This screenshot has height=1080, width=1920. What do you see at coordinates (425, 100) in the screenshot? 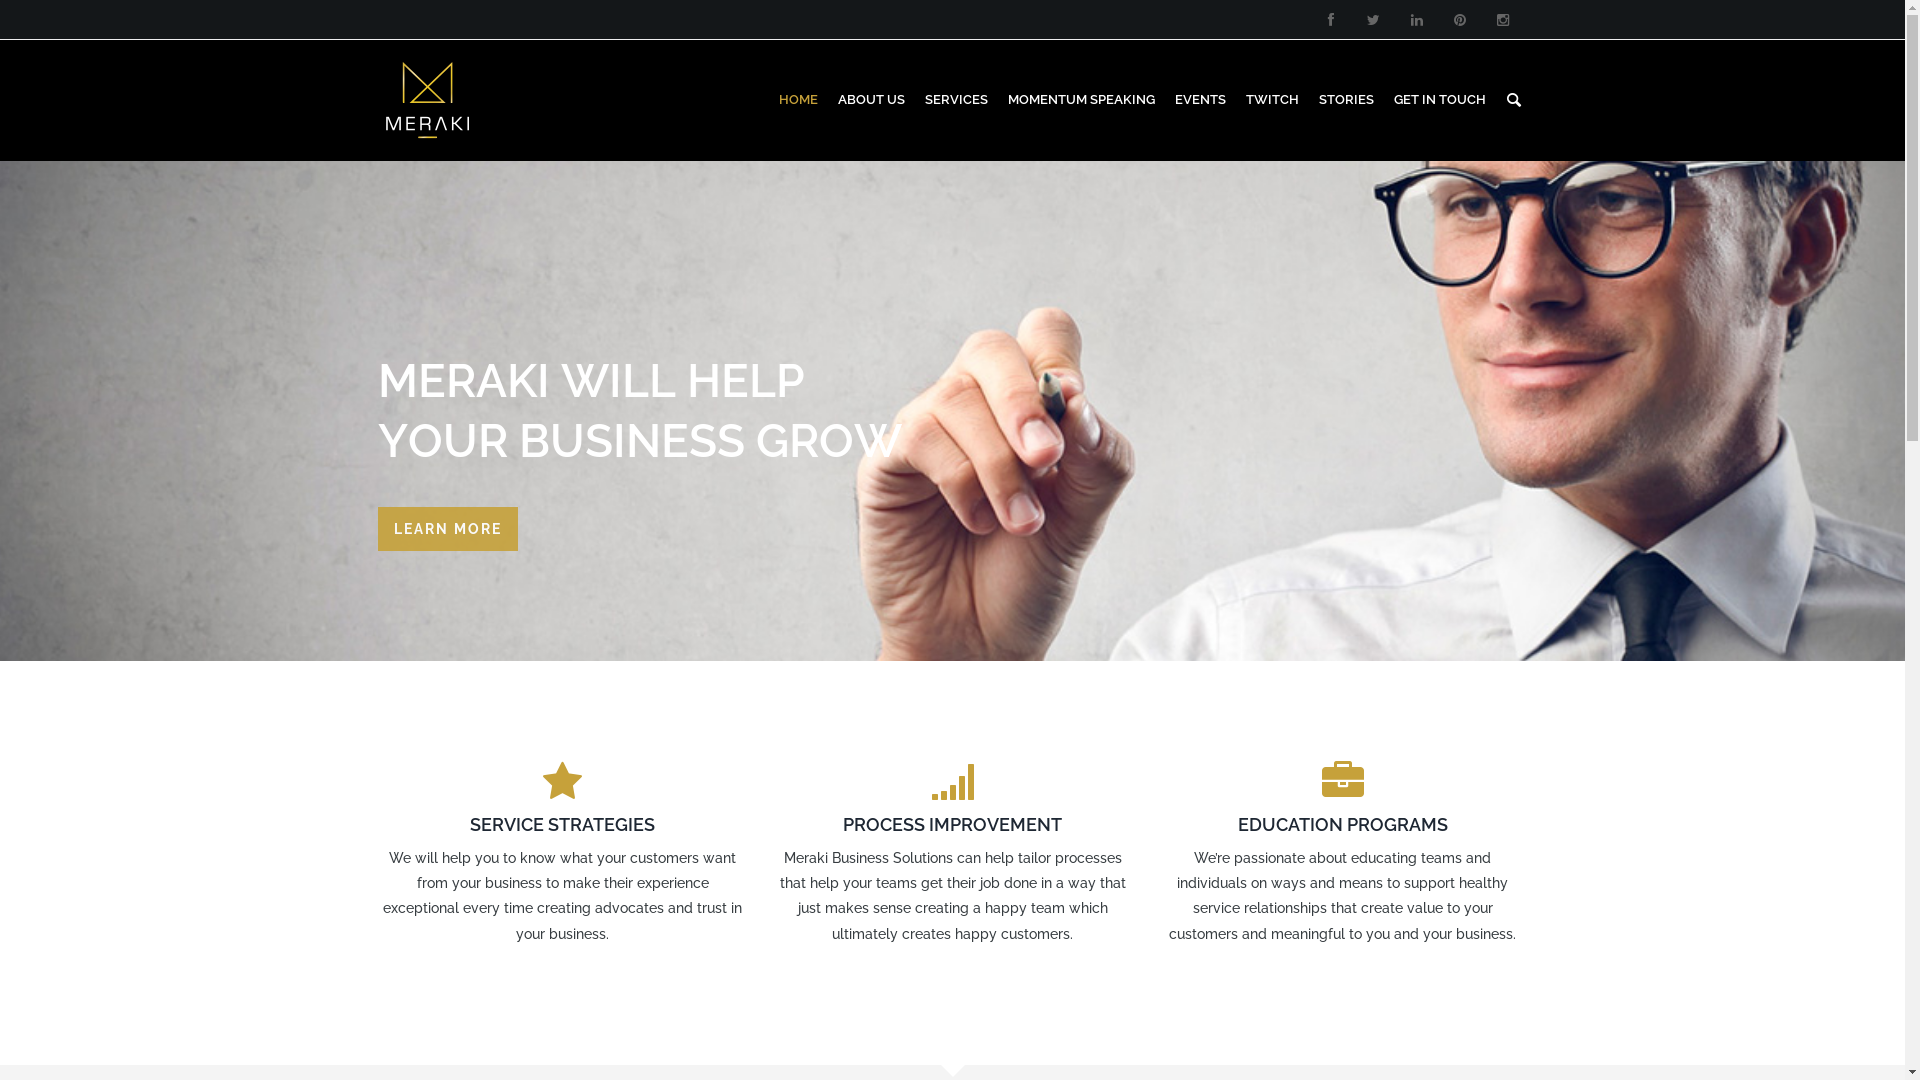
I see `'Meraki Business Solutions'` at bounding box center [425, 100].